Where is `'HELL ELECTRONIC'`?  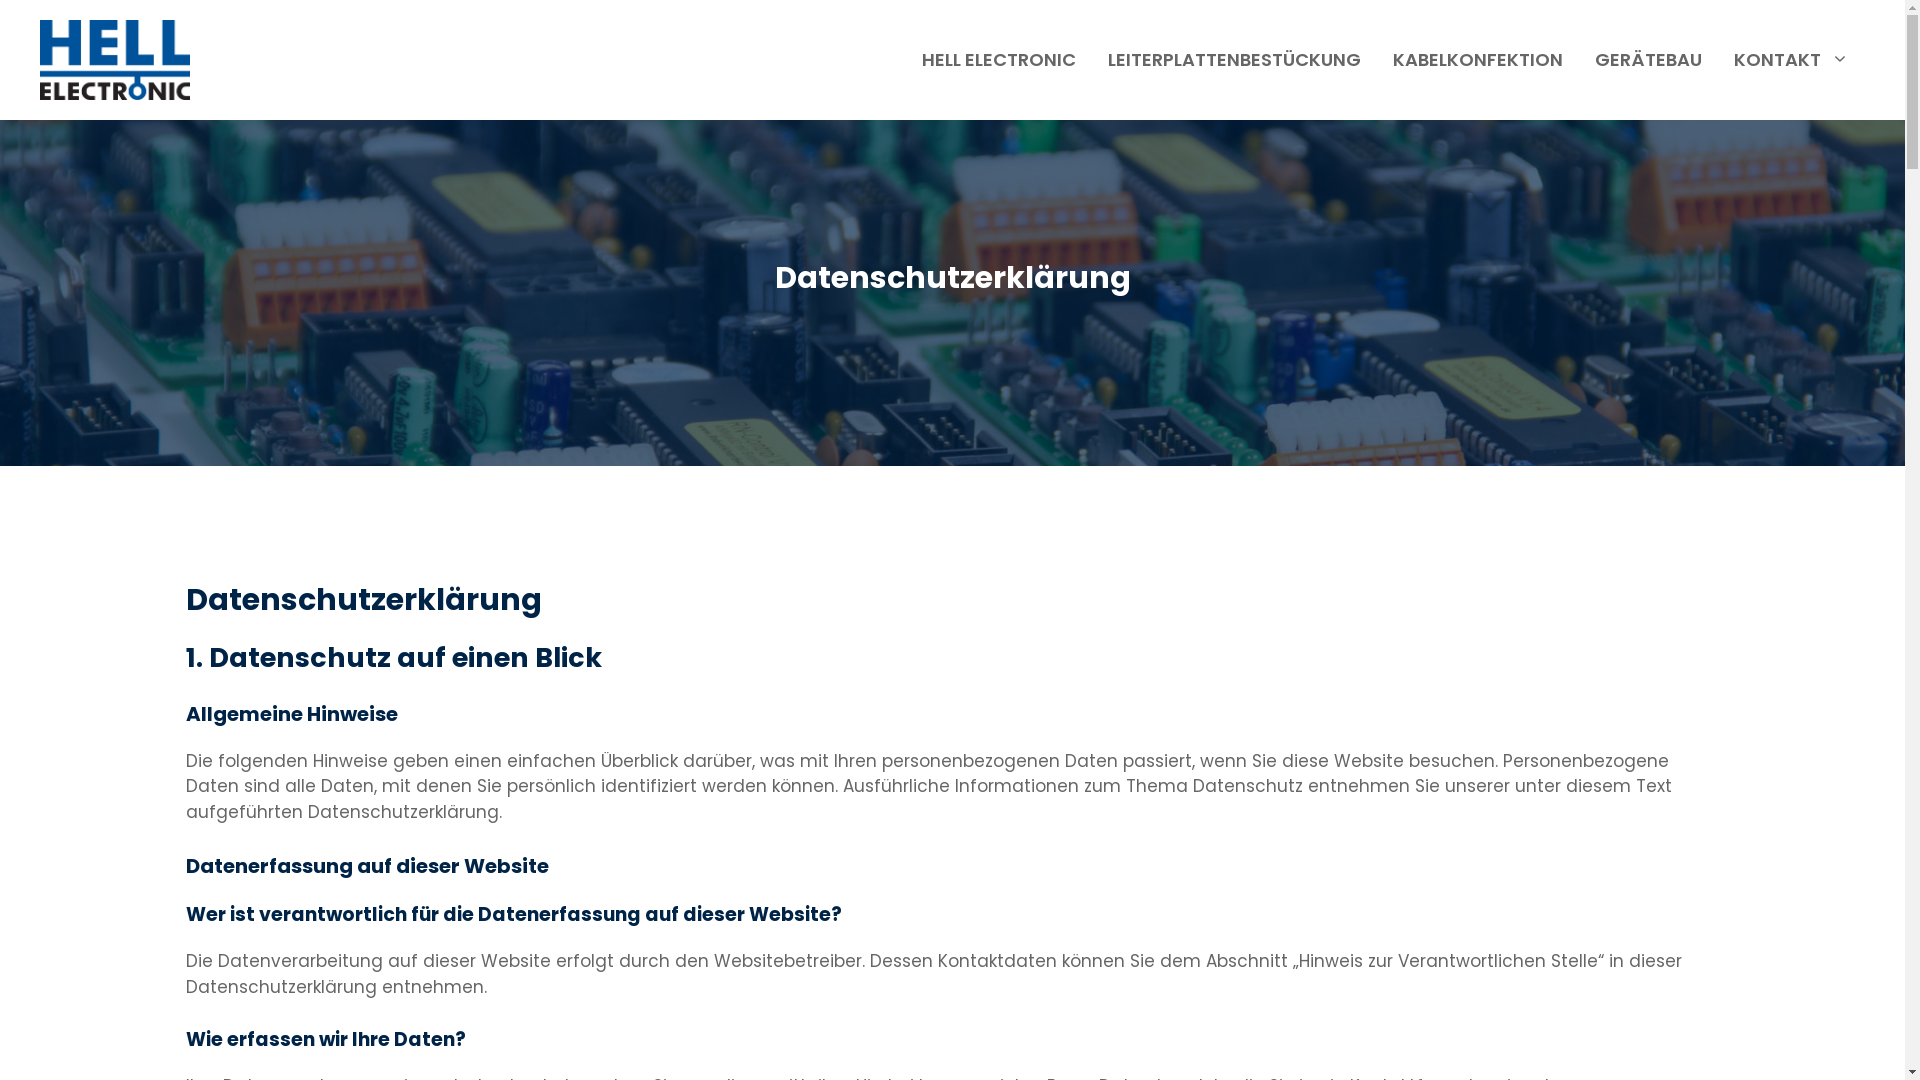 'HELL ELECTRONIC' is located at coordinates (998, 59).